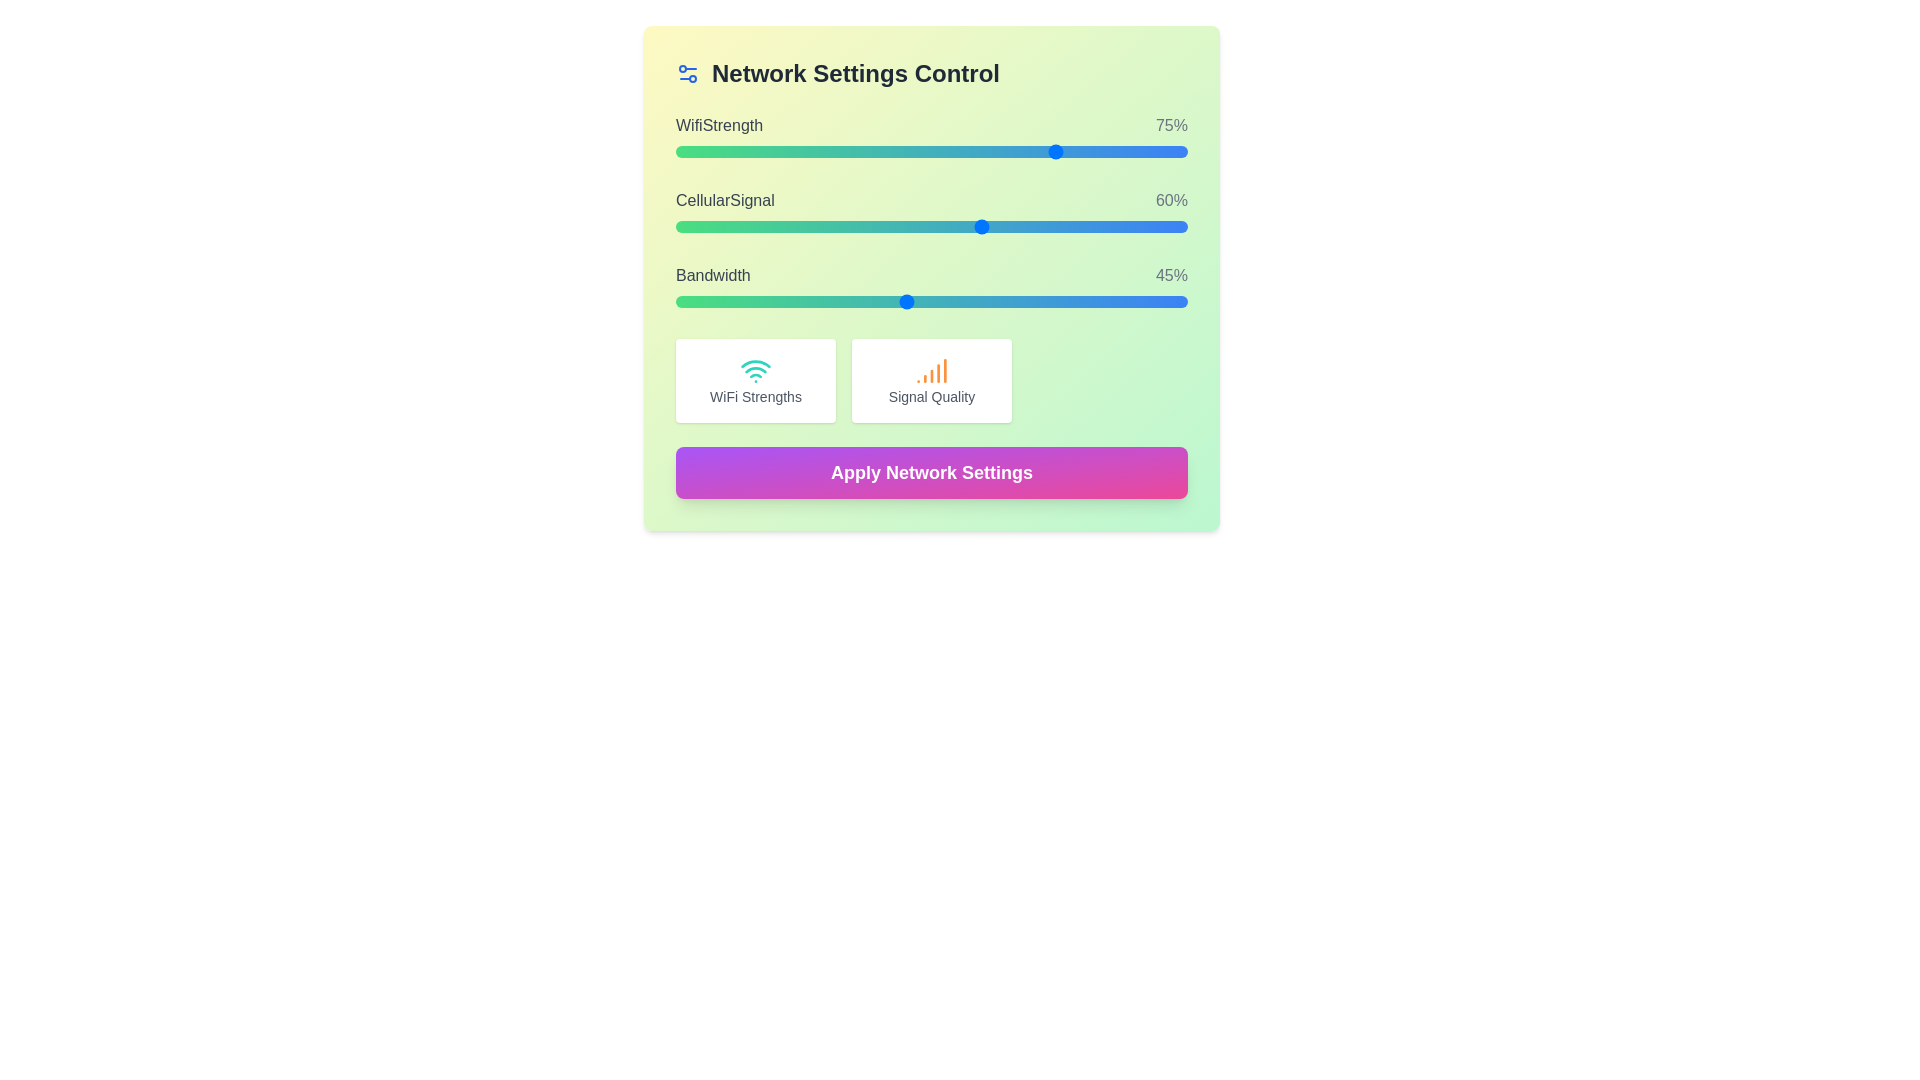 The height and width of the screenshot is (1080, 1920). What do you see at coordinates (875, 301) in the screenshot?
I see `the bandwidth slider` at bounding box center [875, 301].